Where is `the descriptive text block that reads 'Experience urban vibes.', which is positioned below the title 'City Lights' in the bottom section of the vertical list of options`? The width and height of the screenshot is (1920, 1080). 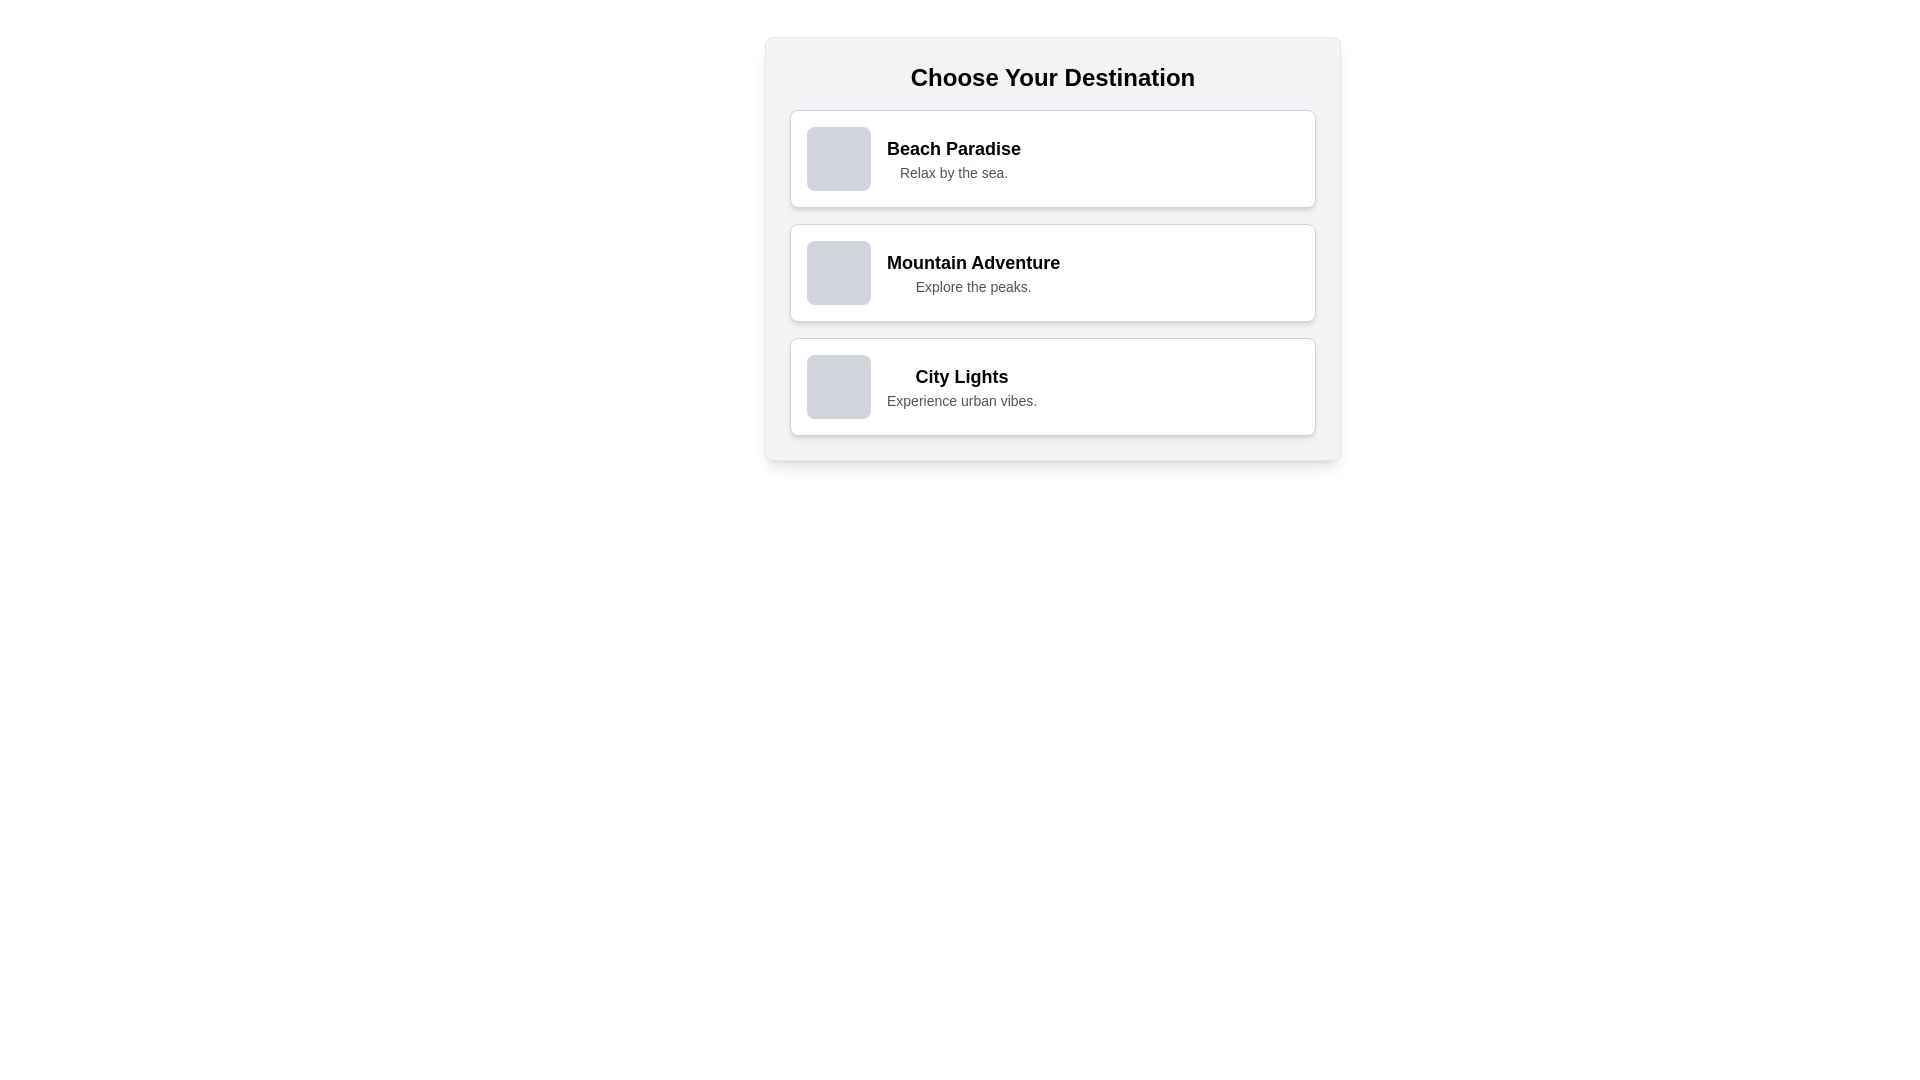
the descriptive text block that reads 'Experience urban vibes.', which is positioned below the title 'City Lights' in the bottom section of the vertical list of options is located at coordinates (962, 401).